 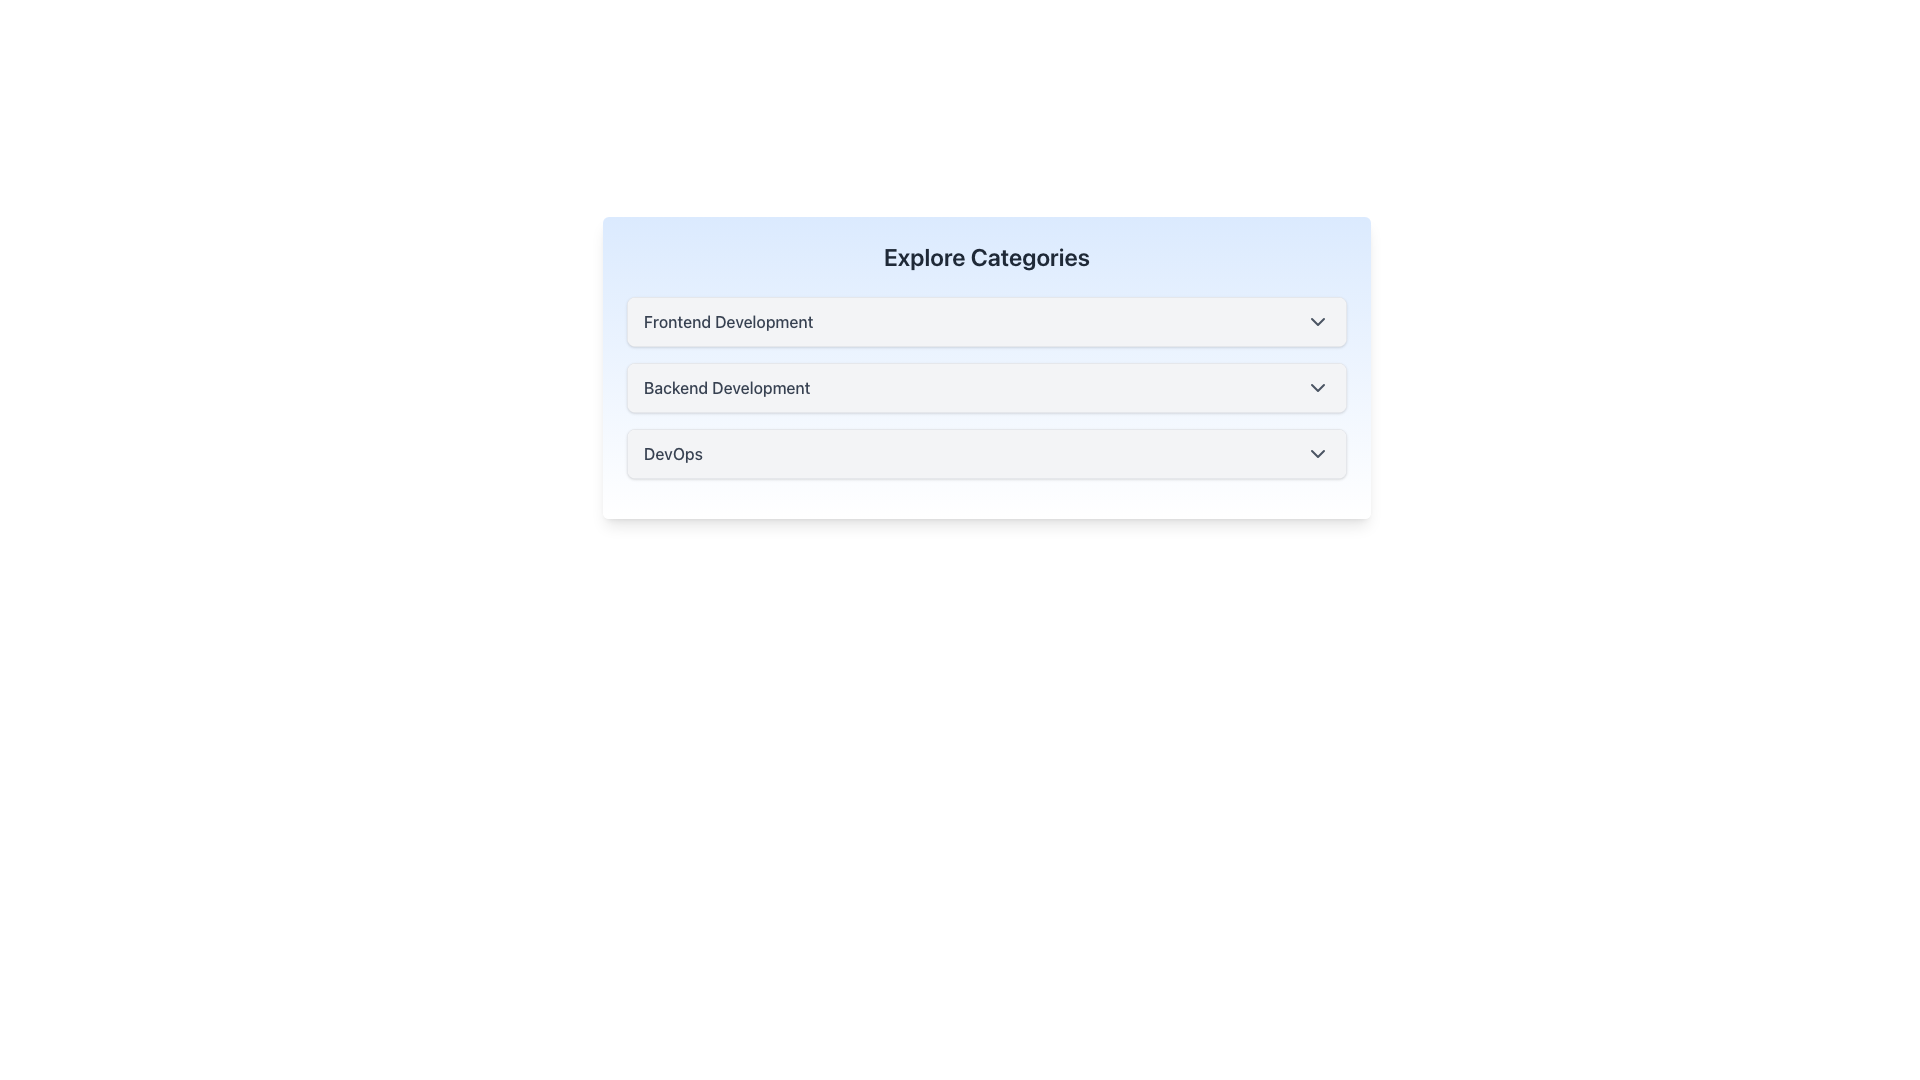 I want to click on the chevron-down icon located at the far-right end of the 'Frontend Development' list item, so click(x=1318, y=320).